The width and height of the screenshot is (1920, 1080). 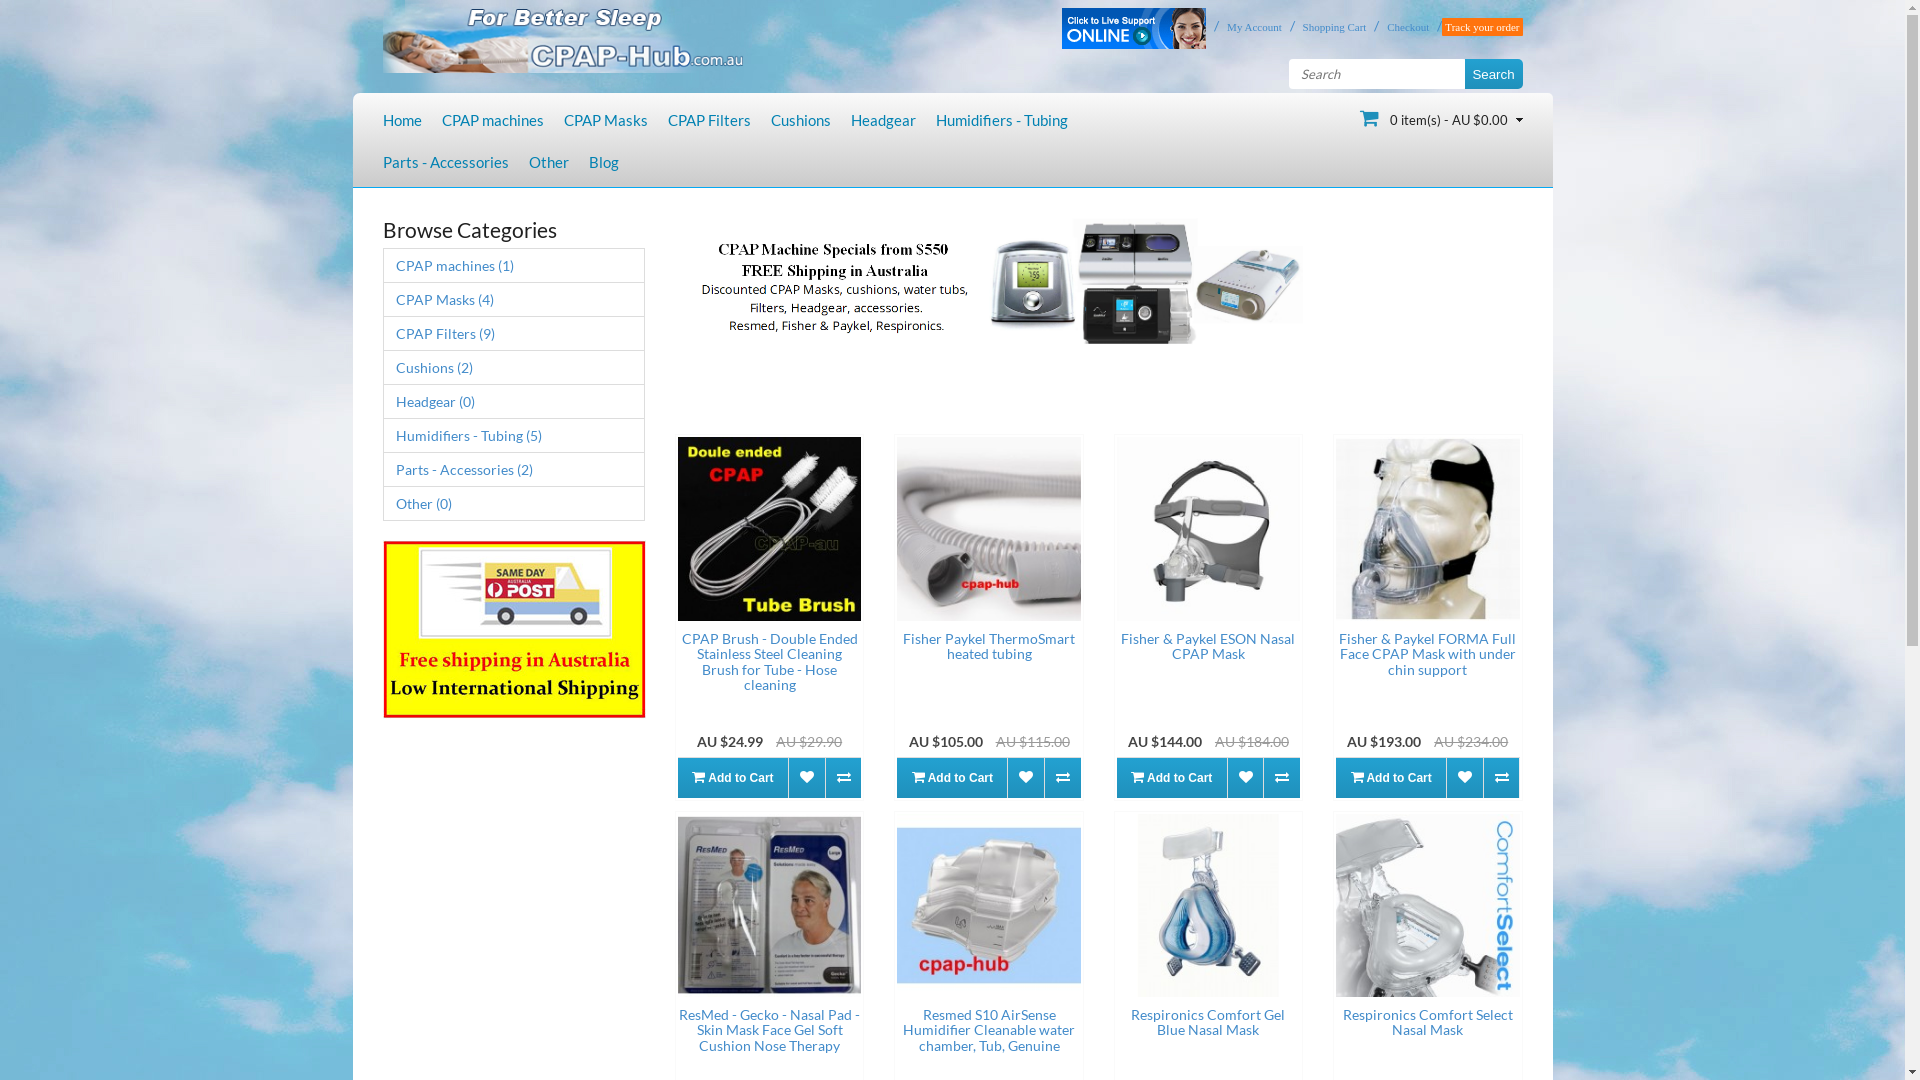 What do you see at coordinates (1482, 27) in the screenshot?
I see `'Track your order'` at bounding box center [1482, 27].